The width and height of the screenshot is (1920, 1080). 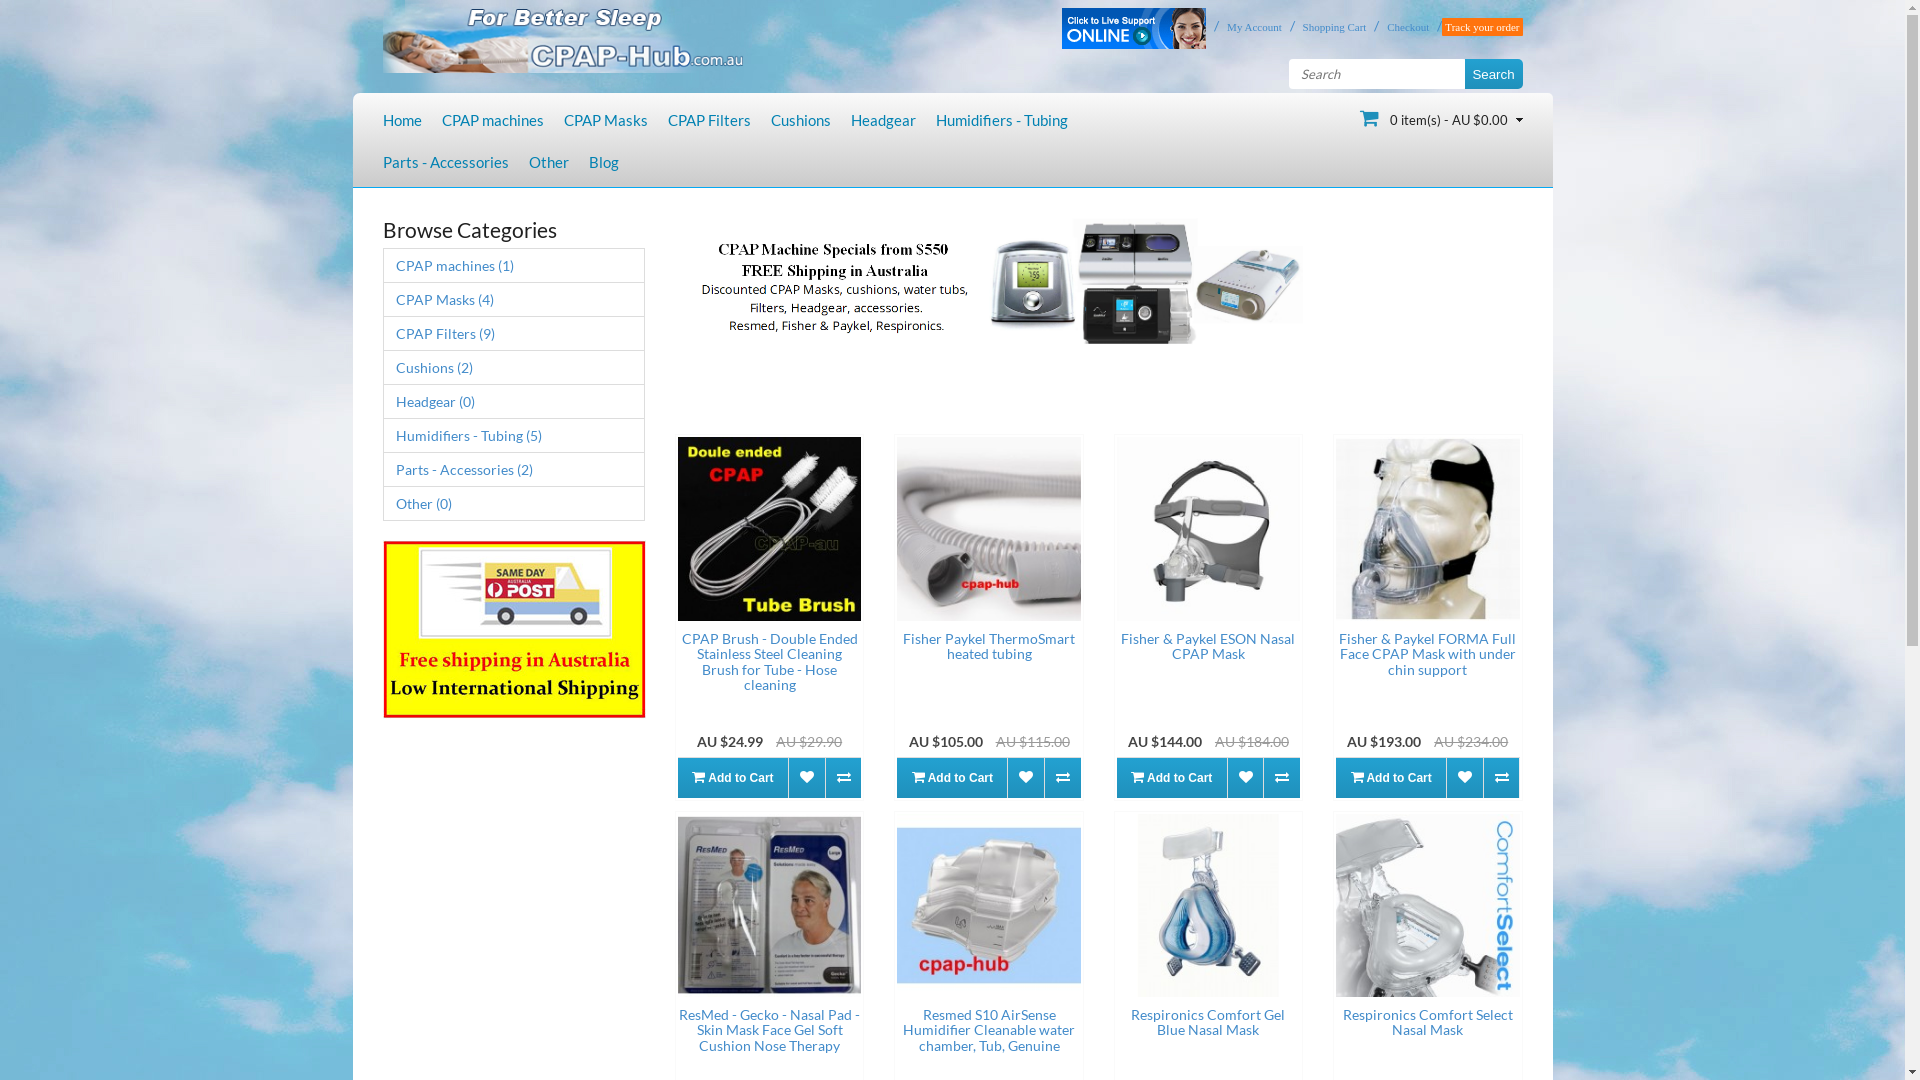 What do you see at coordinates (1482, 27) in the screenshot?
I see `'Track your order'` at bounding box center [1482, 27].